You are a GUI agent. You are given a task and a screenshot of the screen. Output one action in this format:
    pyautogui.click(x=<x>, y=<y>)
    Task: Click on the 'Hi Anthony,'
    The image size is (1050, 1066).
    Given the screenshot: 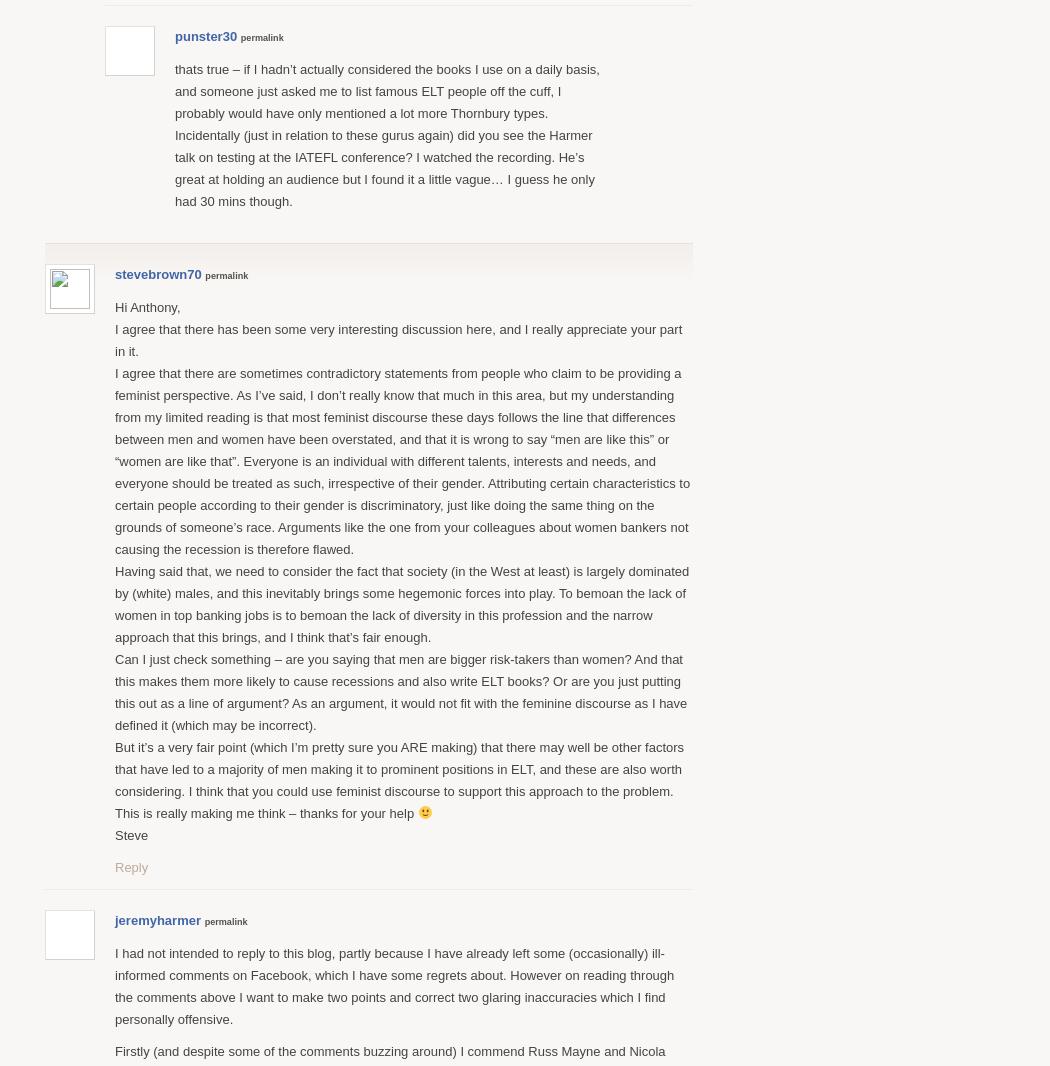 What is the action you would take?
    pyautogui.click(x=113, y=306)
    